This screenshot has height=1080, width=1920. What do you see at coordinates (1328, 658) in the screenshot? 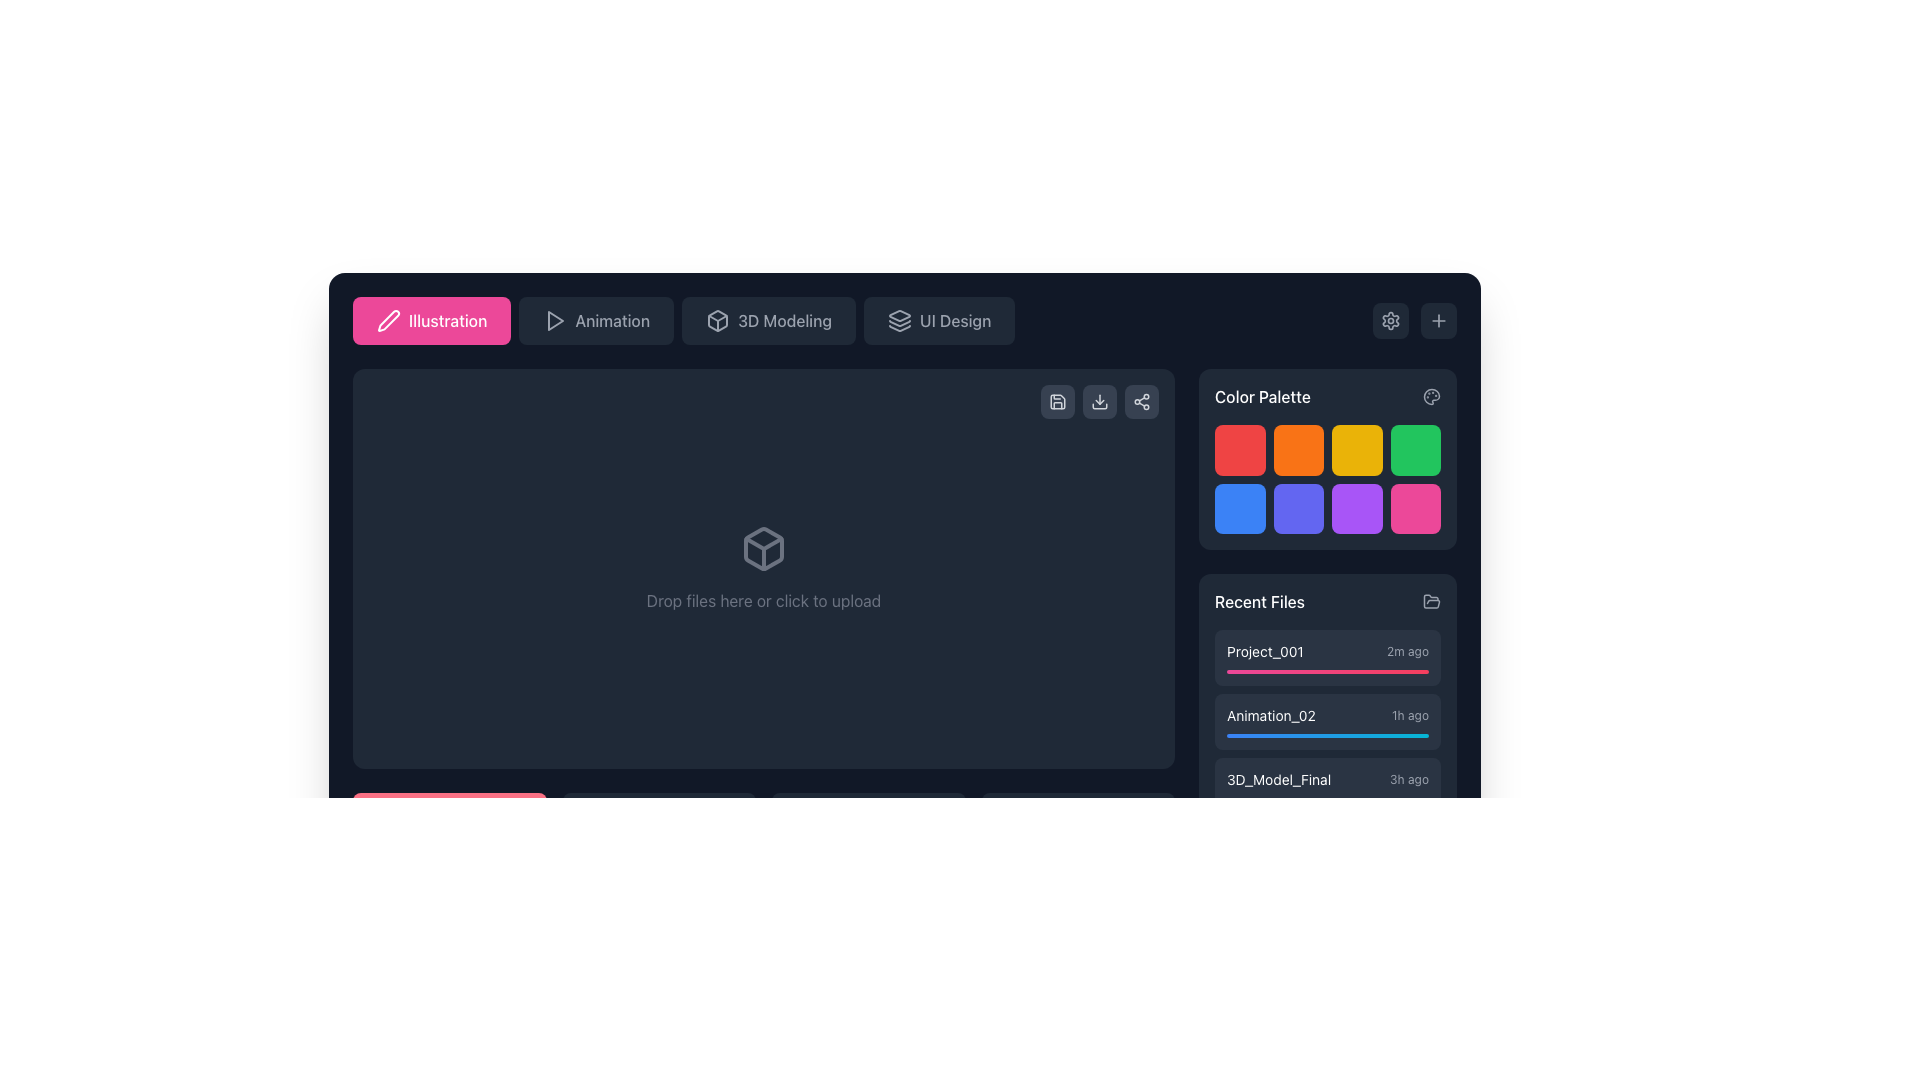
I see `the first entry in the recent files list, labeled 'Project_001'` at bounding box center [1328, 658].